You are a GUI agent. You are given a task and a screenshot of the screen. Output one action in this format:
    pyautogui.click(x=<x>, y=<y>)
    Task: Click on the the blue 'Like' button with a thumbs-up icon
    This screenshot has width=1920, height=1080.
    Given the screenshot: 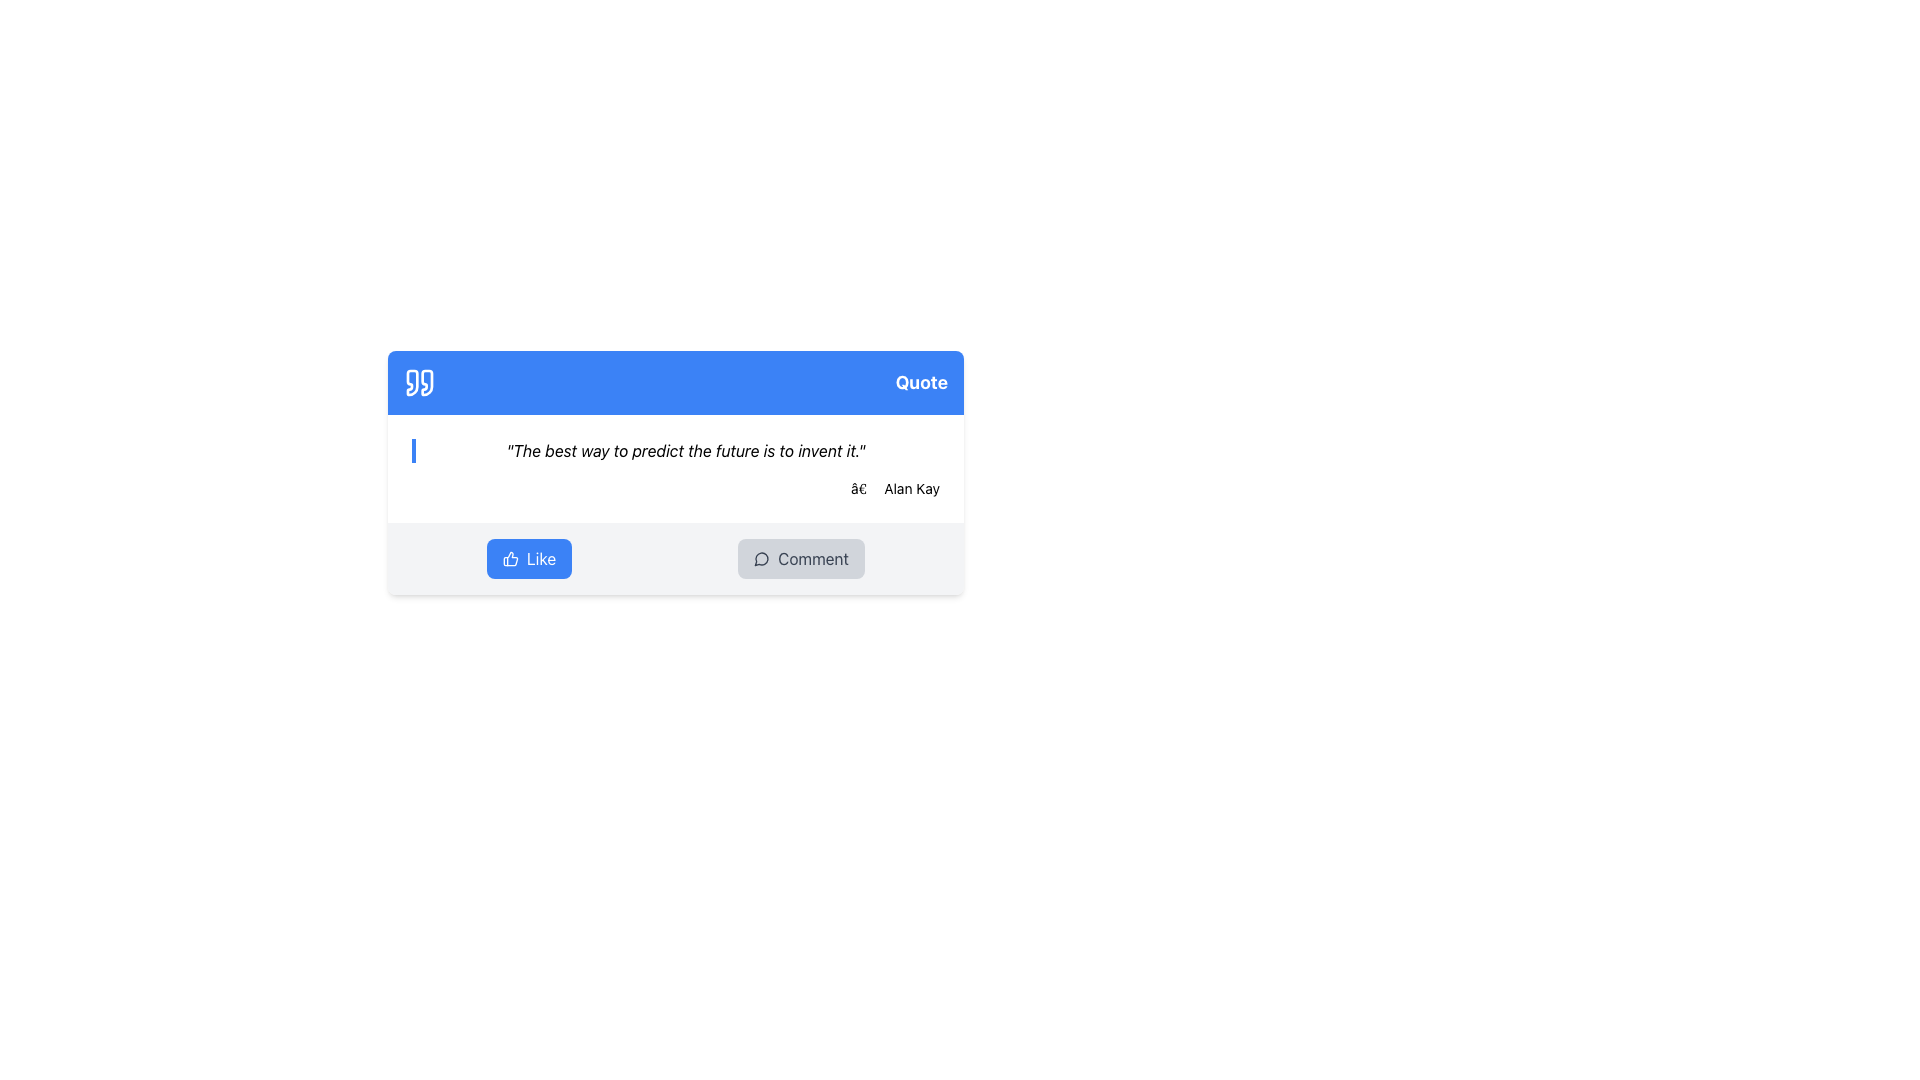 What is the action you would take?
    pyautogui.click(x=529, y=559)
    